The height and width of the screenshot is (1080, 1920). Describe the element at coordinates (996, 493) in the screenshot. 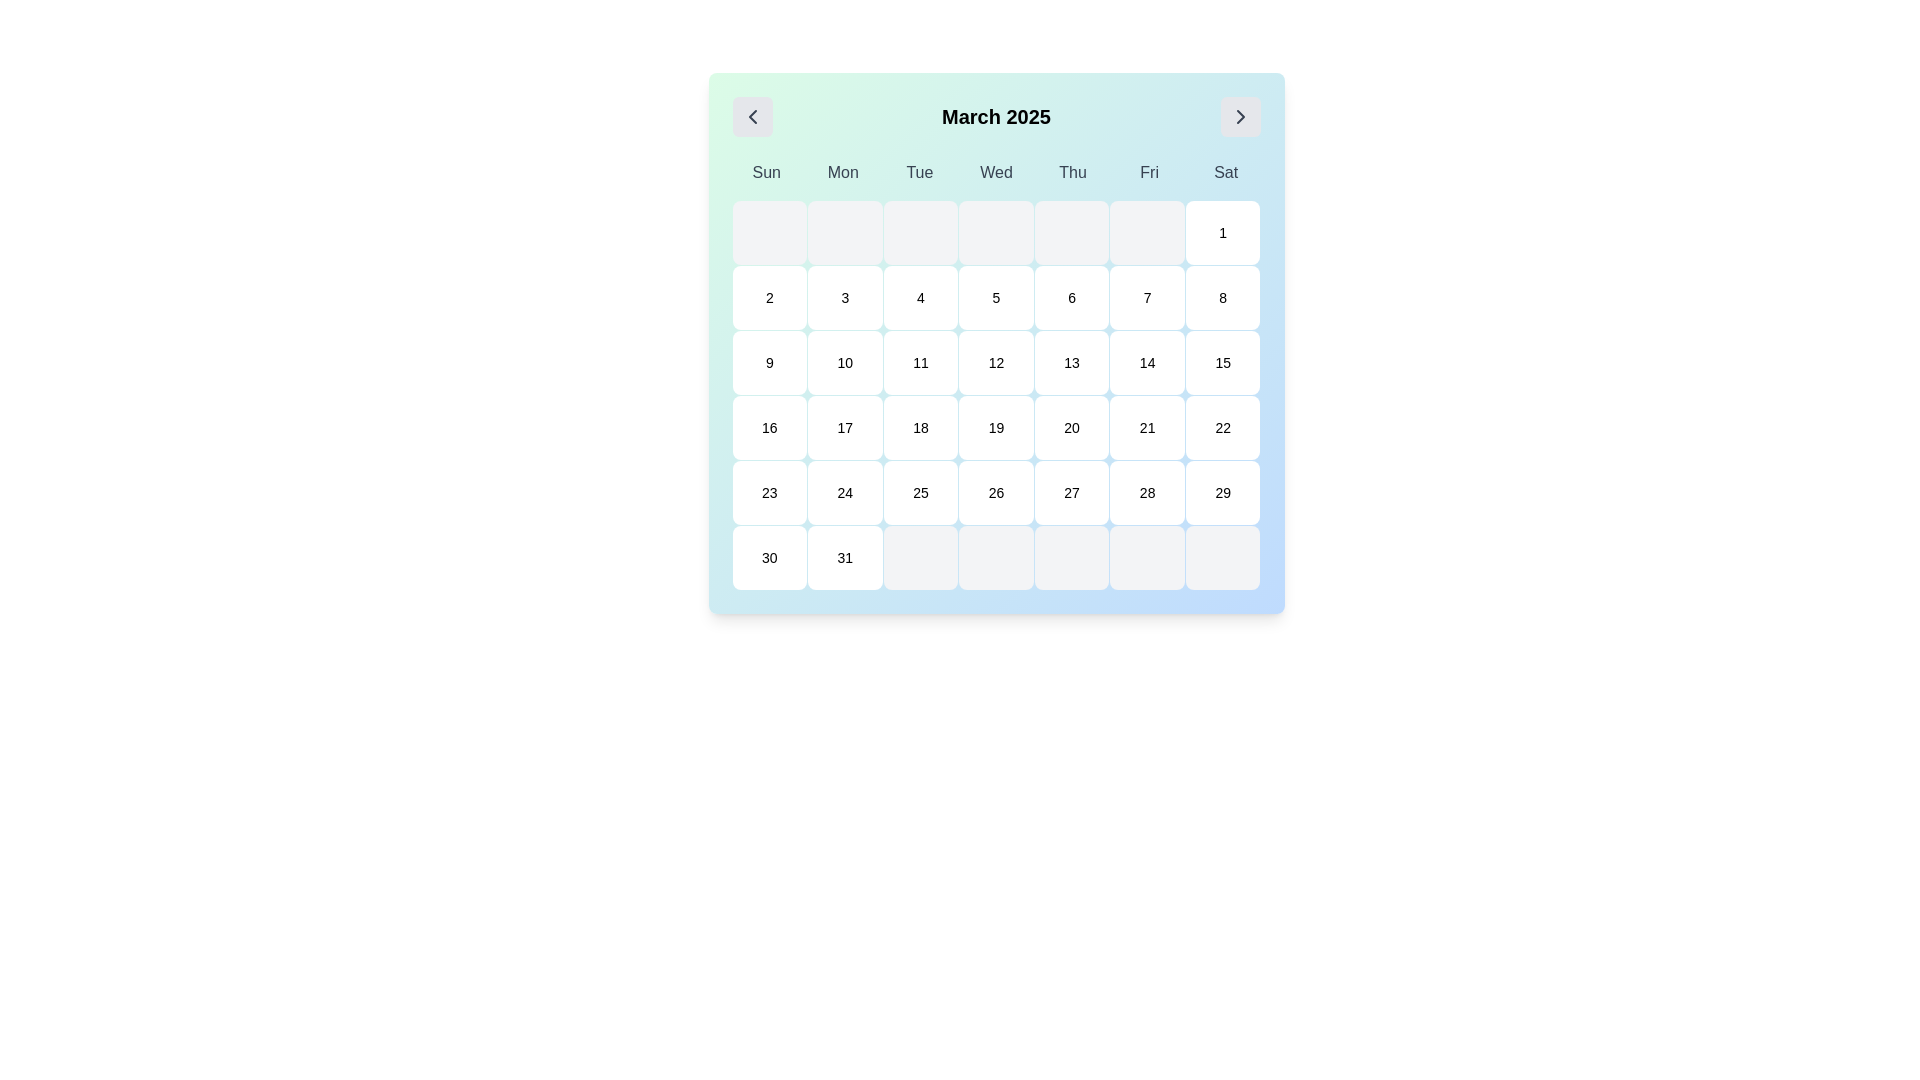

I see `the calendar date button labeled '26'` at that location.